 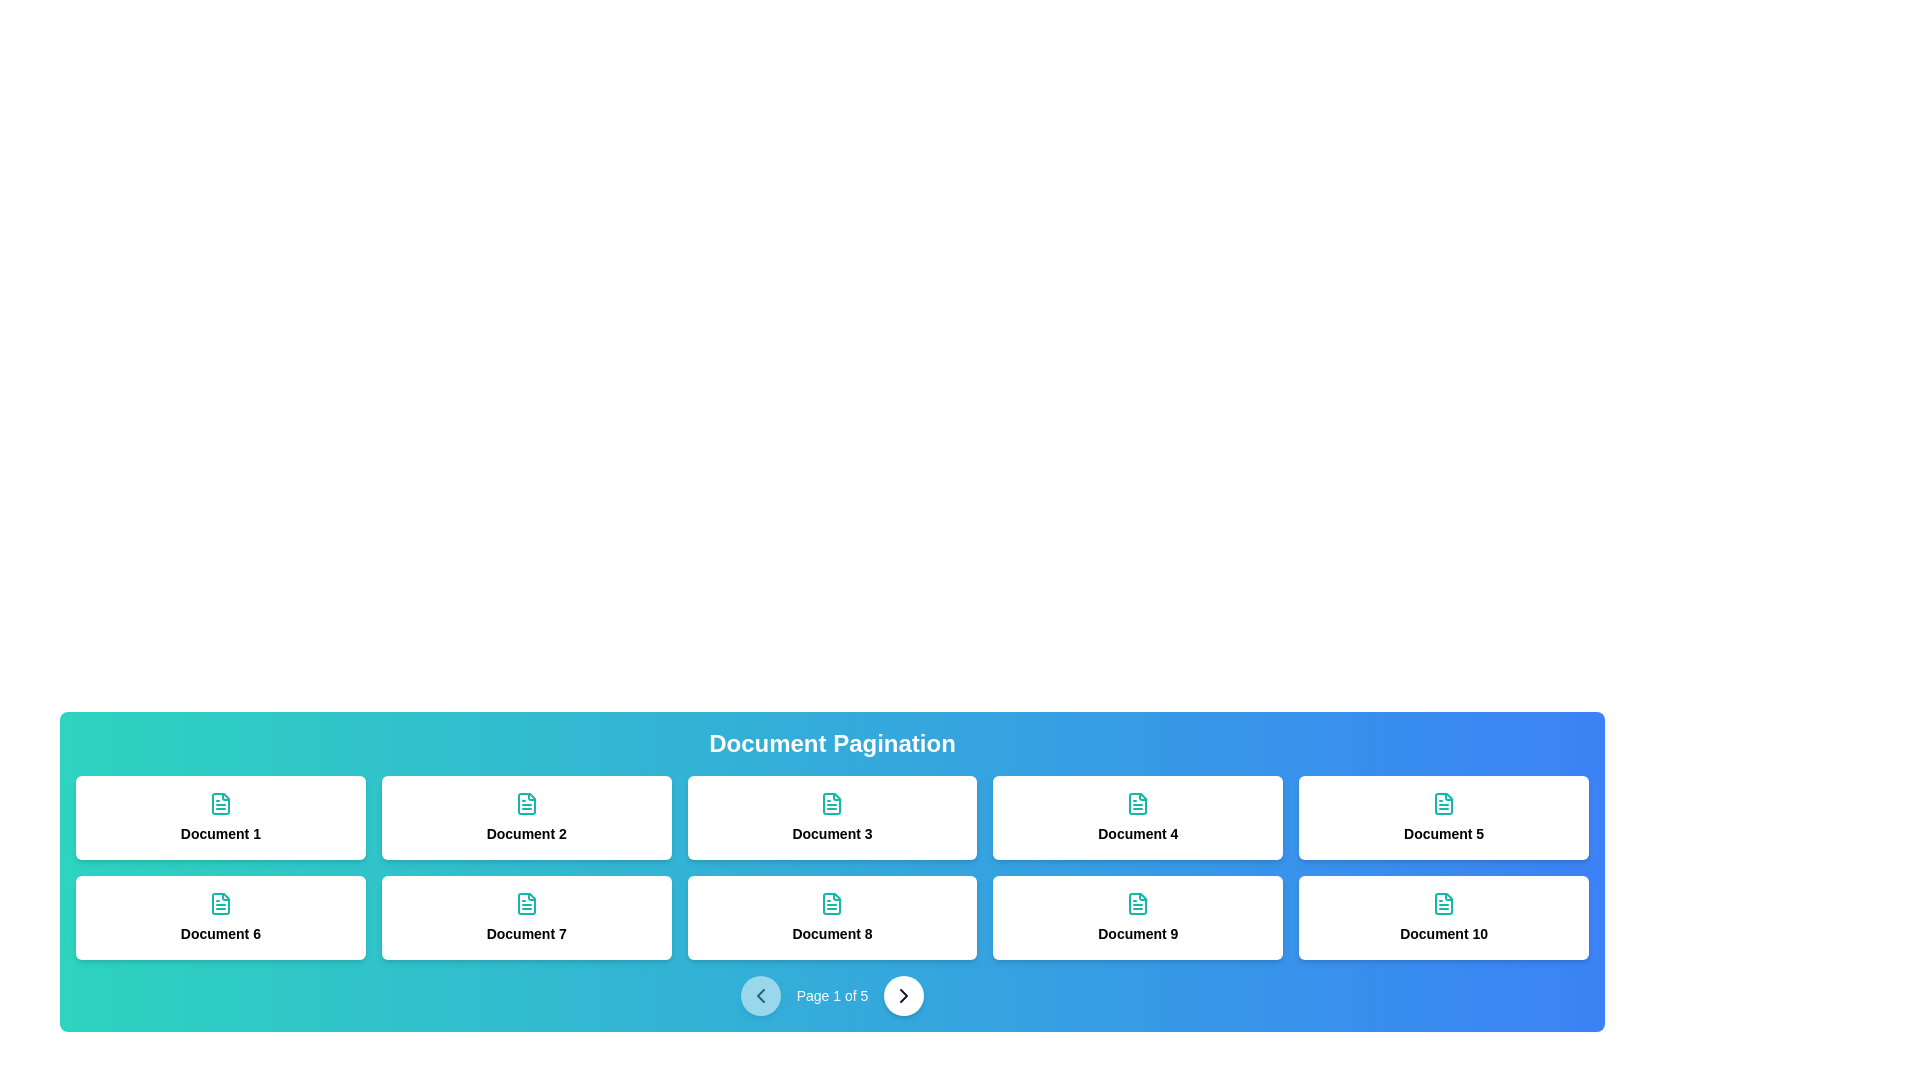 What do you see at coordinates (832, 903) in the screenshot?
I see `the 'Document 8' icon in the document grid interface, which represents a specific file or document type` at bounding box center [832, 903].